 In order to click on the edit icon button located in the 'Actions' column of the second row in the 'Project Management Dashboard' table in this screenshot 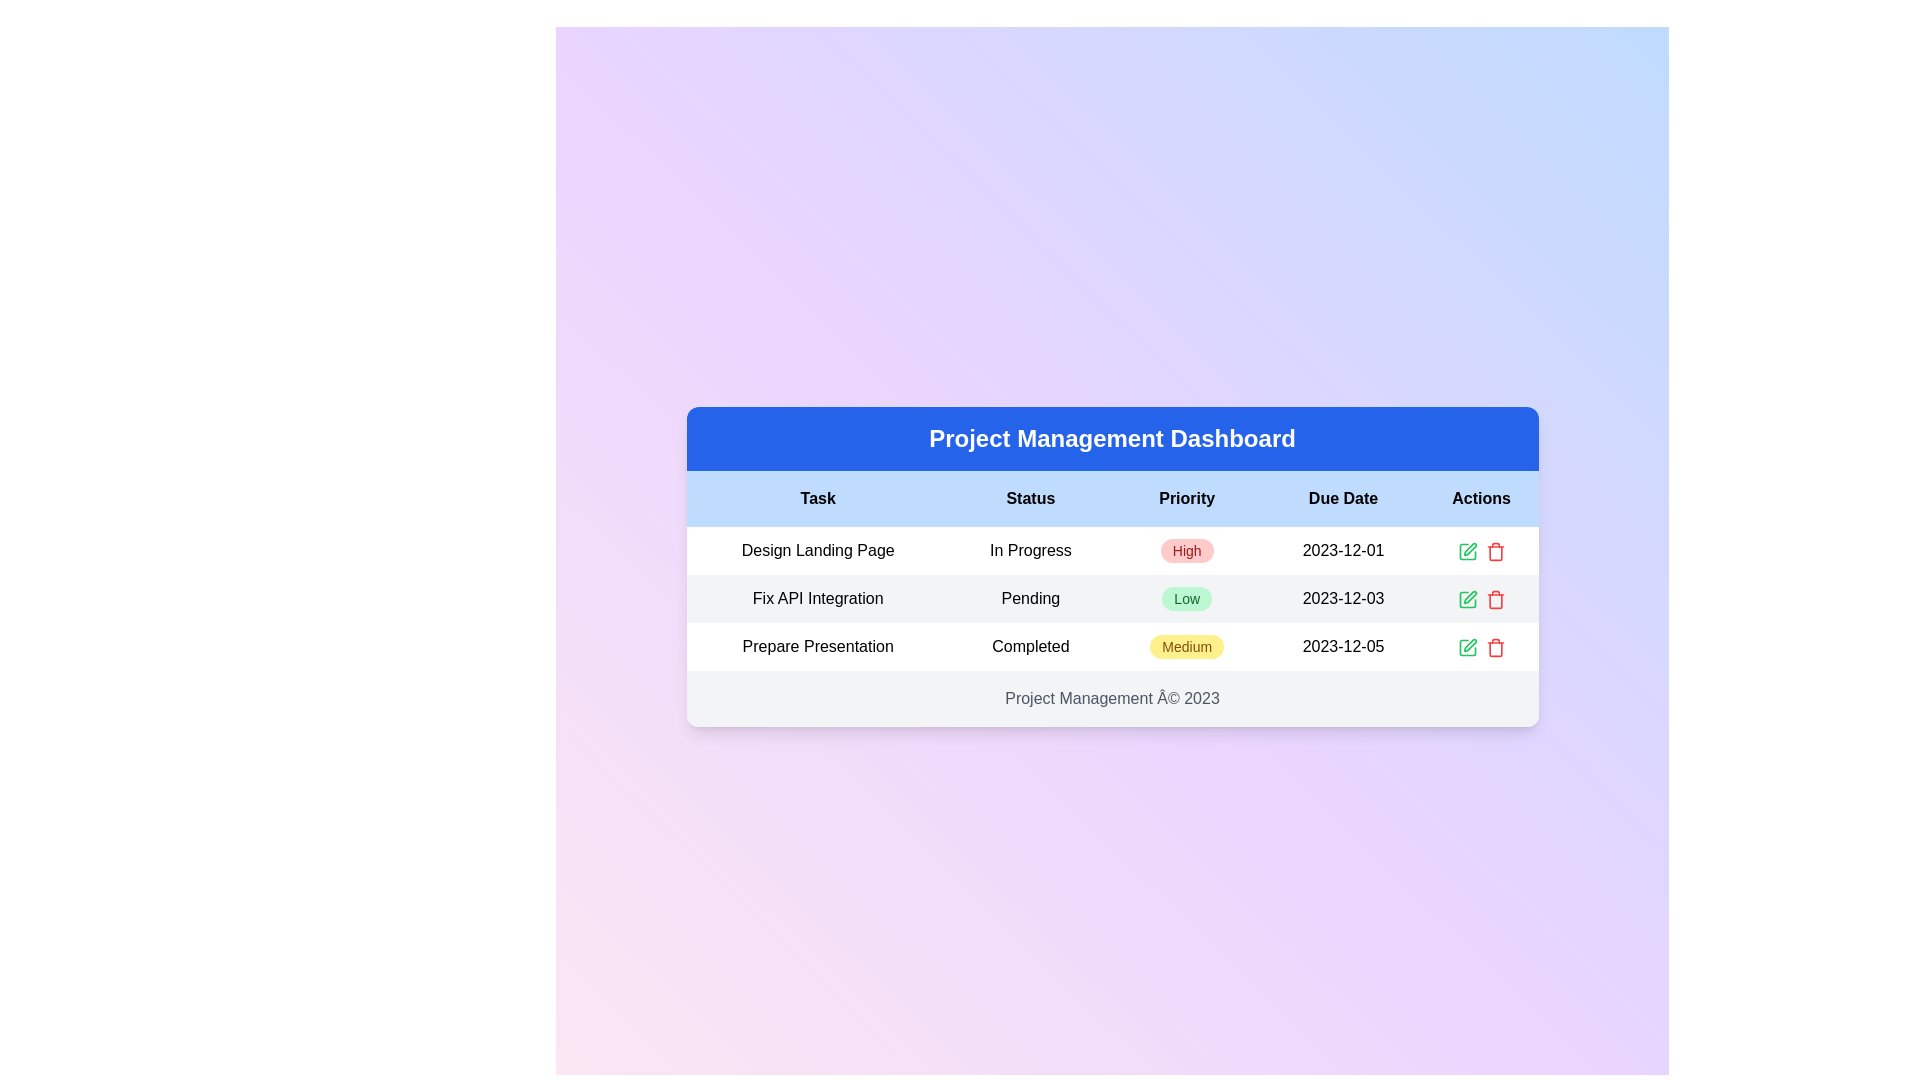, I will do `click(1467, 598)`.